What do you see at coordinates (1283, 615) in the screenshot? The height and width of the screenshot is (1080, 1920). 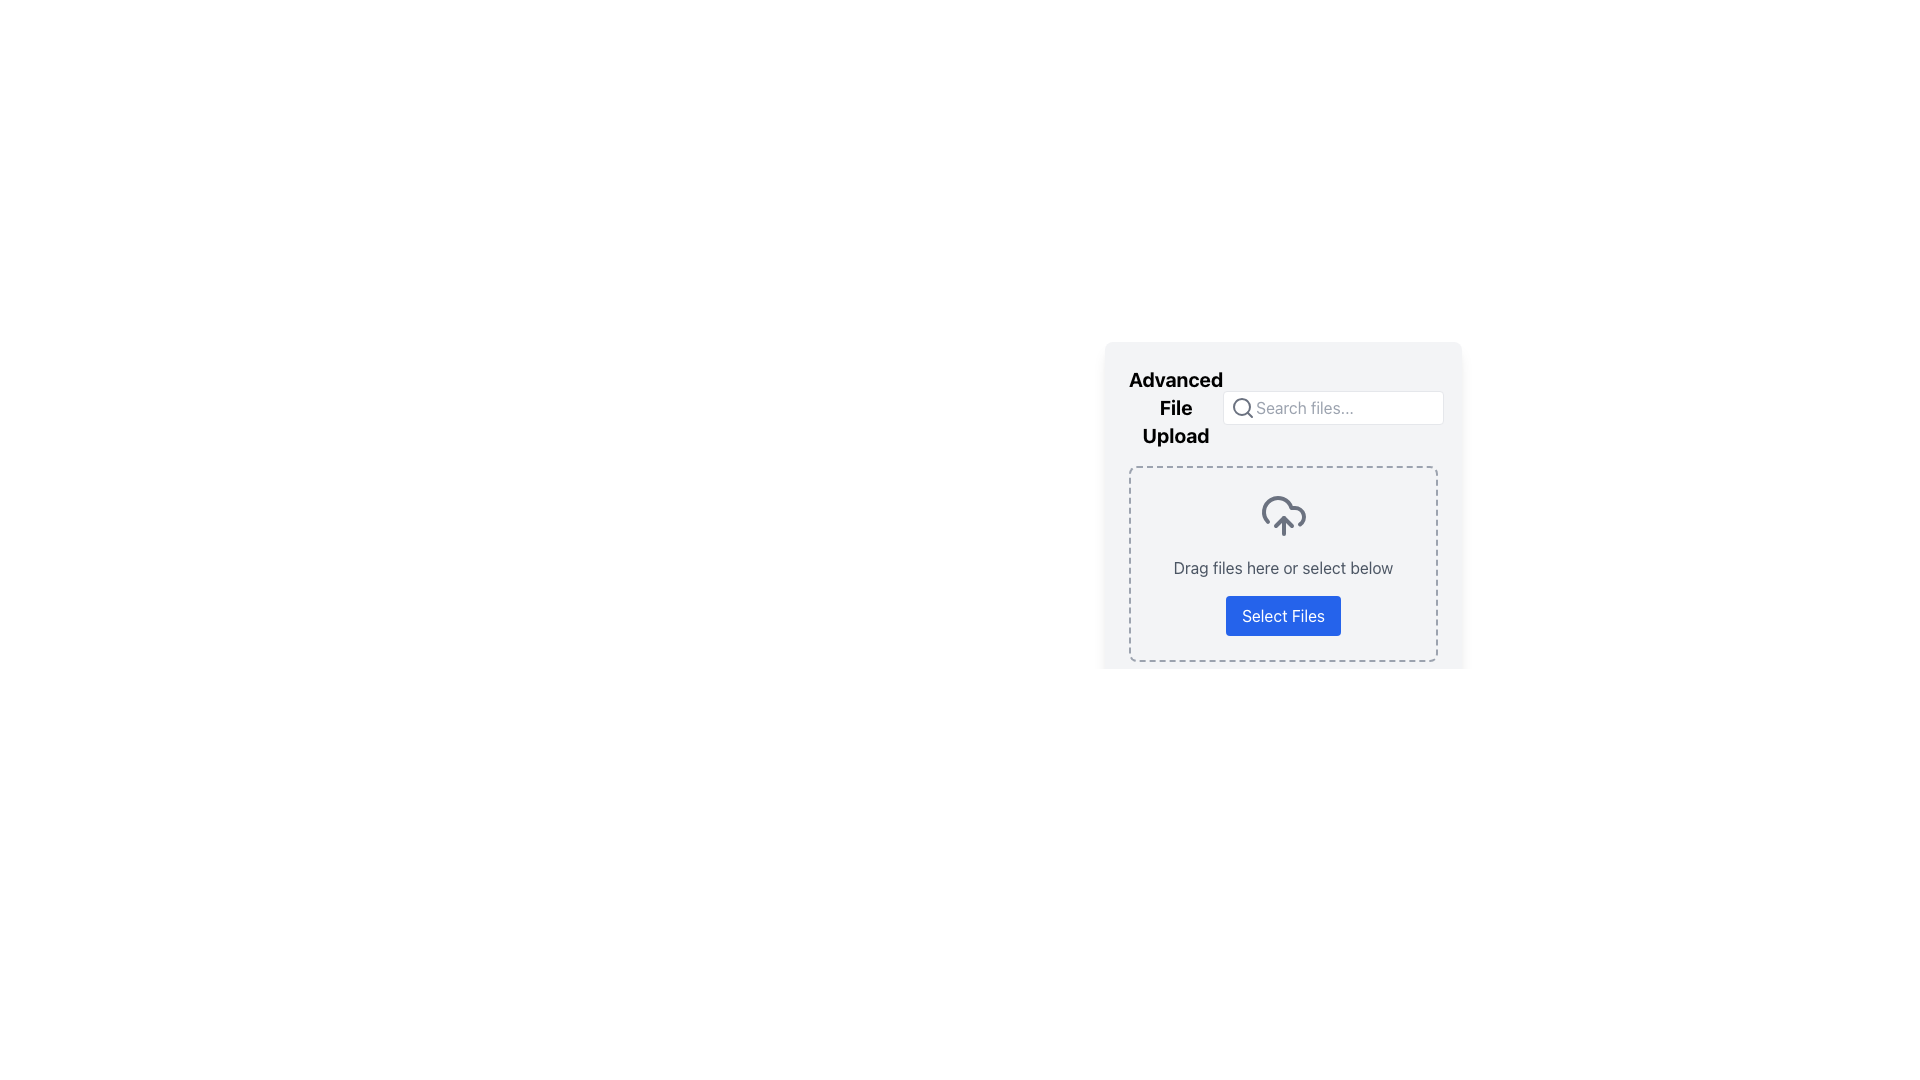 I see `the button located at the bottom center of the interface that triggers the file selection dialog` at bounding box center [1283, 615].